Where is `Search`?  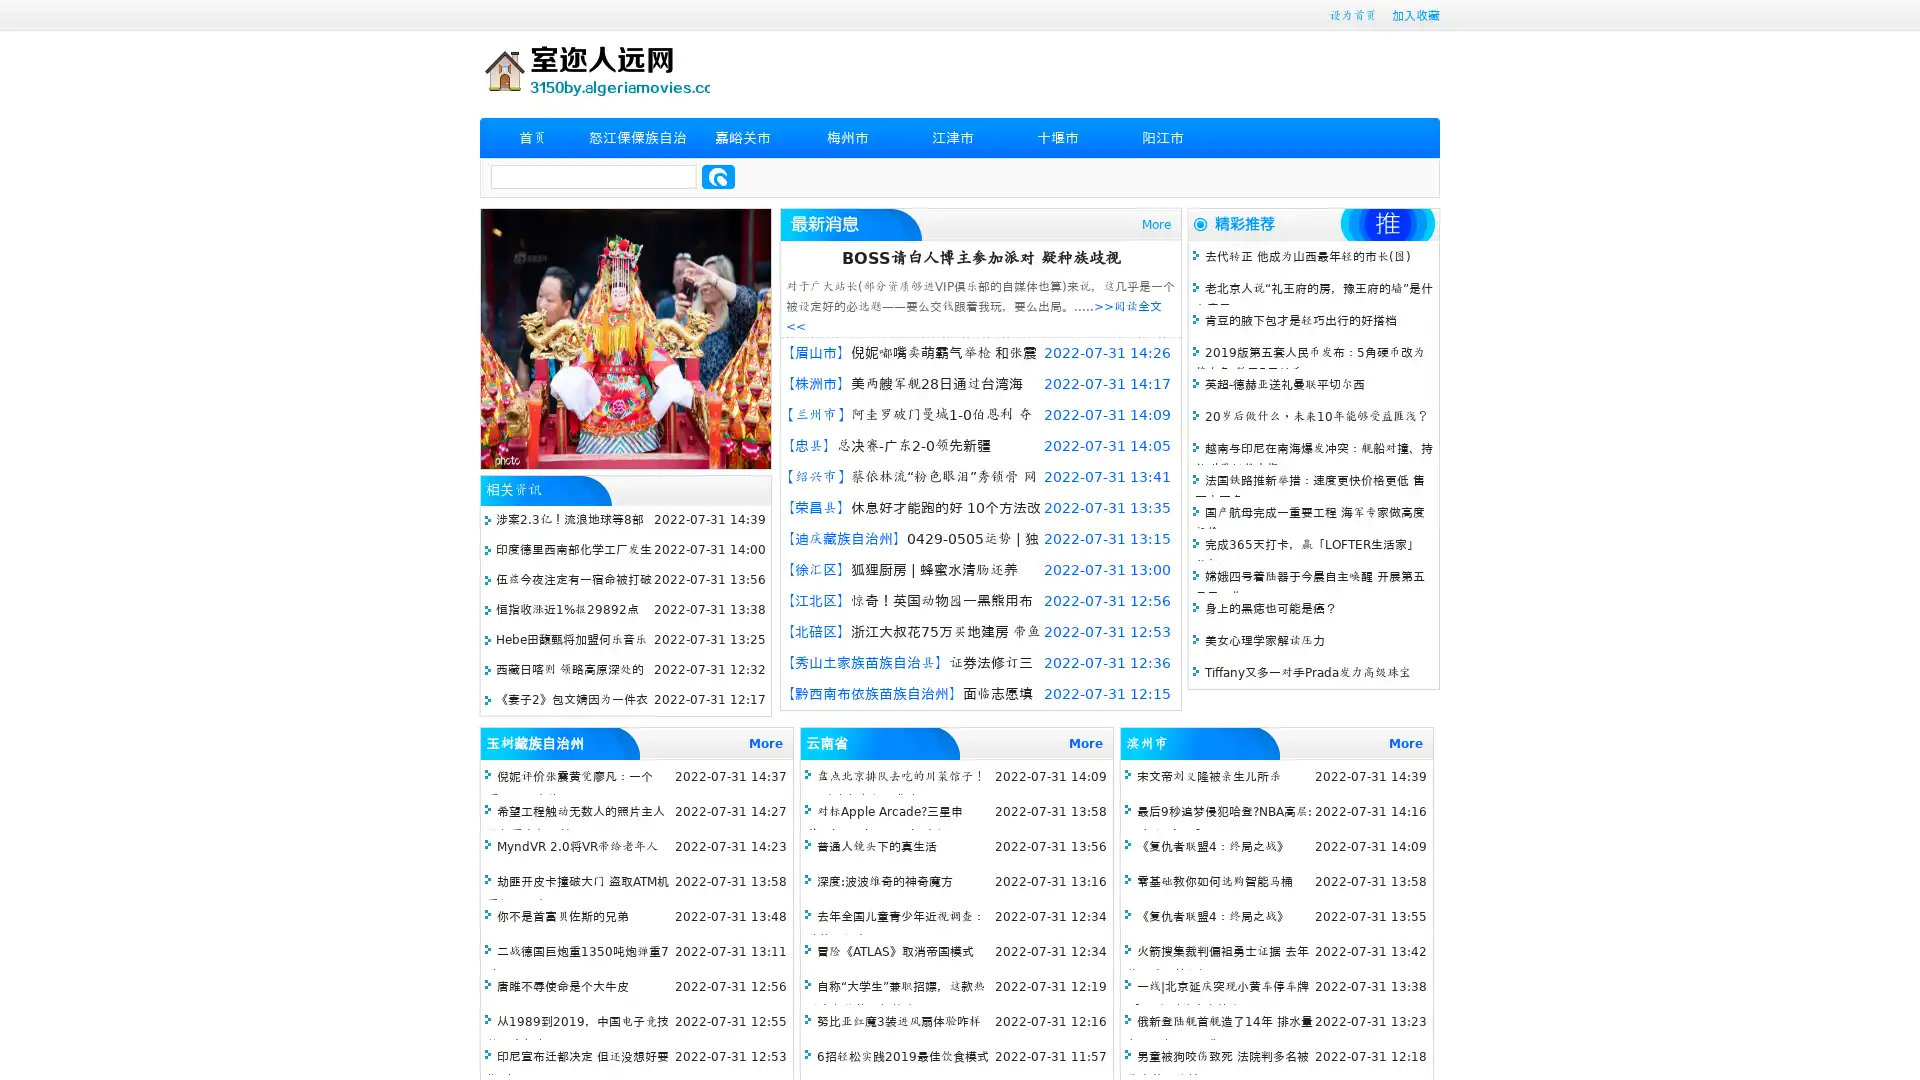 Search is located at coordinates (718, 176).